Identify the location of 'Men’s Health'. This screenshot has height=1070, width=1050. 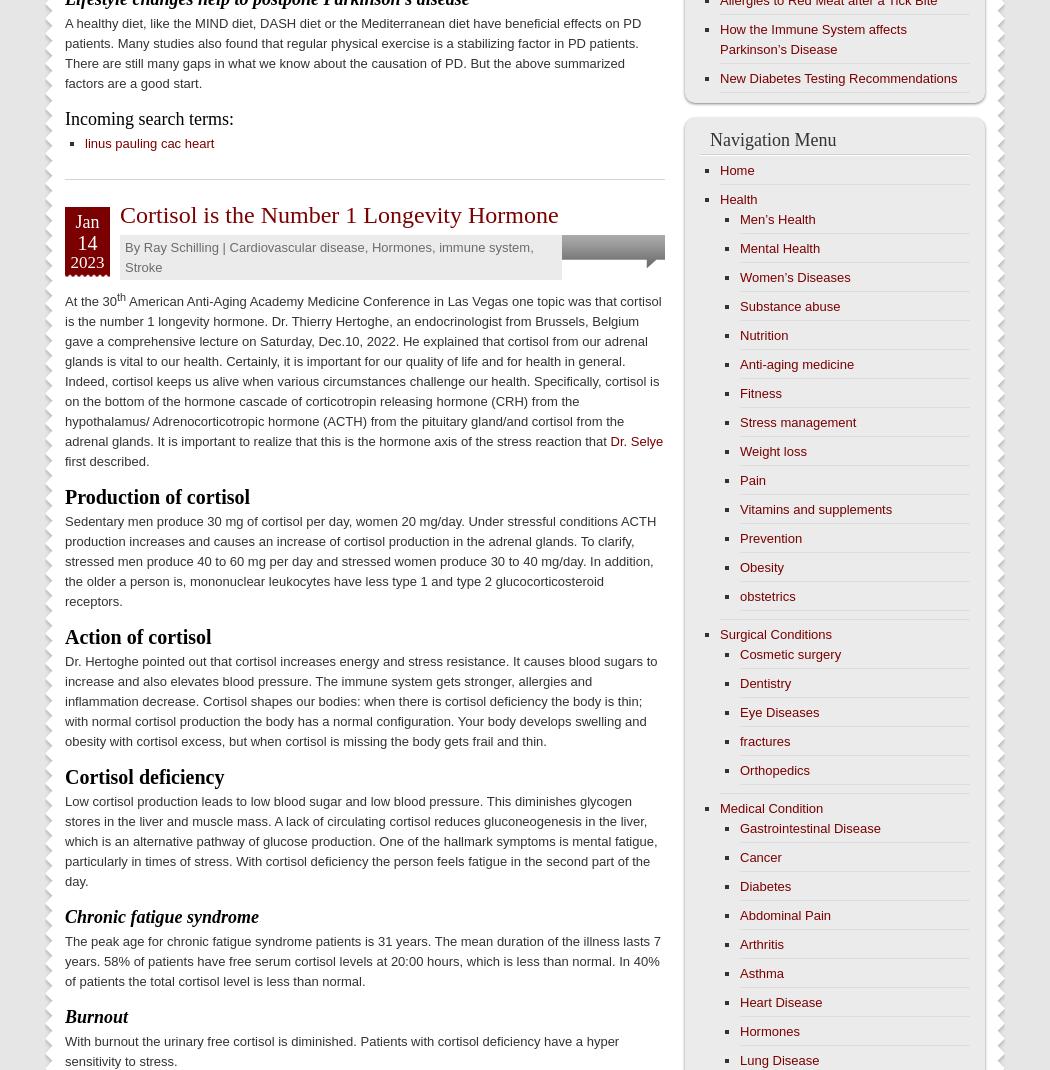
(777, 218).